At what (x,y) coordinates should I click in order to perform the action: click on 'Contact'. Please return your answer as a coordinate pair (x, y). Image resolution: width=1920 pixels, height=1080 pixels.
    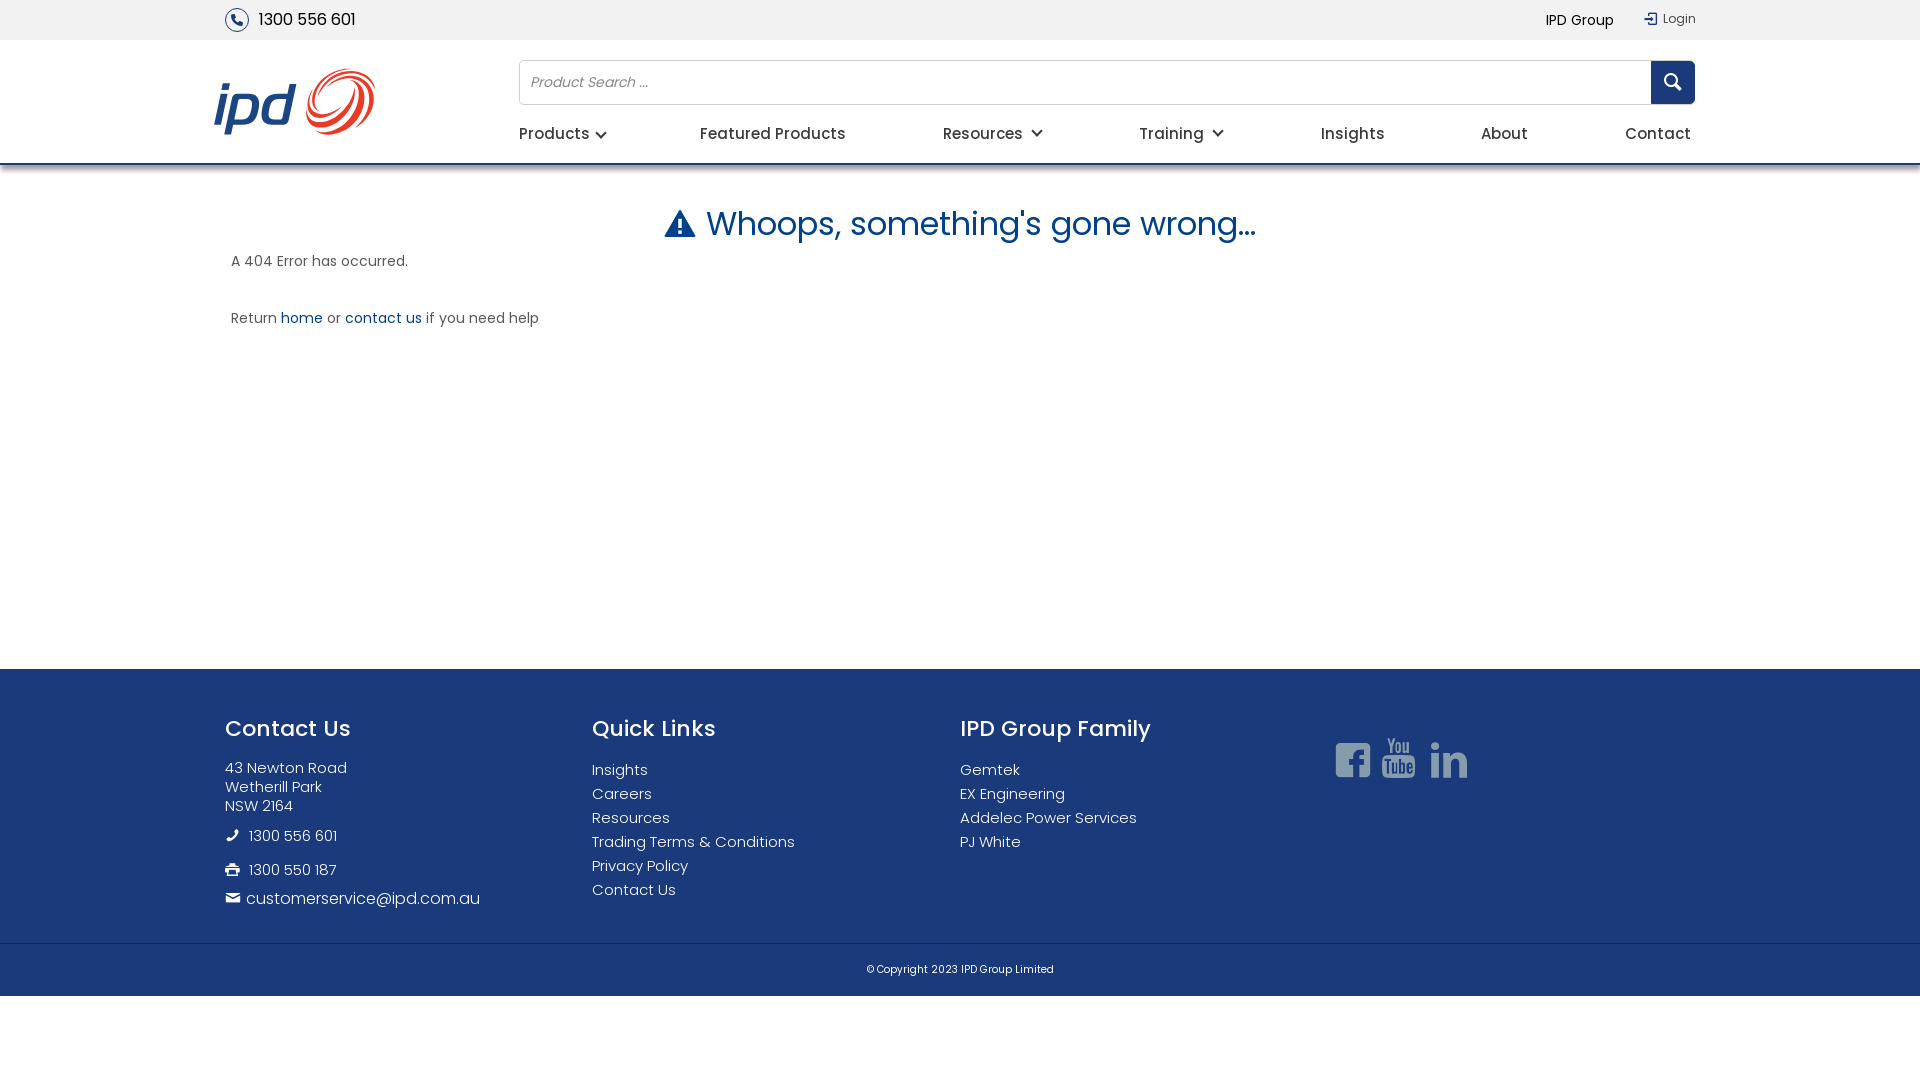
    Looking at the image, I should click on (1656, 135).